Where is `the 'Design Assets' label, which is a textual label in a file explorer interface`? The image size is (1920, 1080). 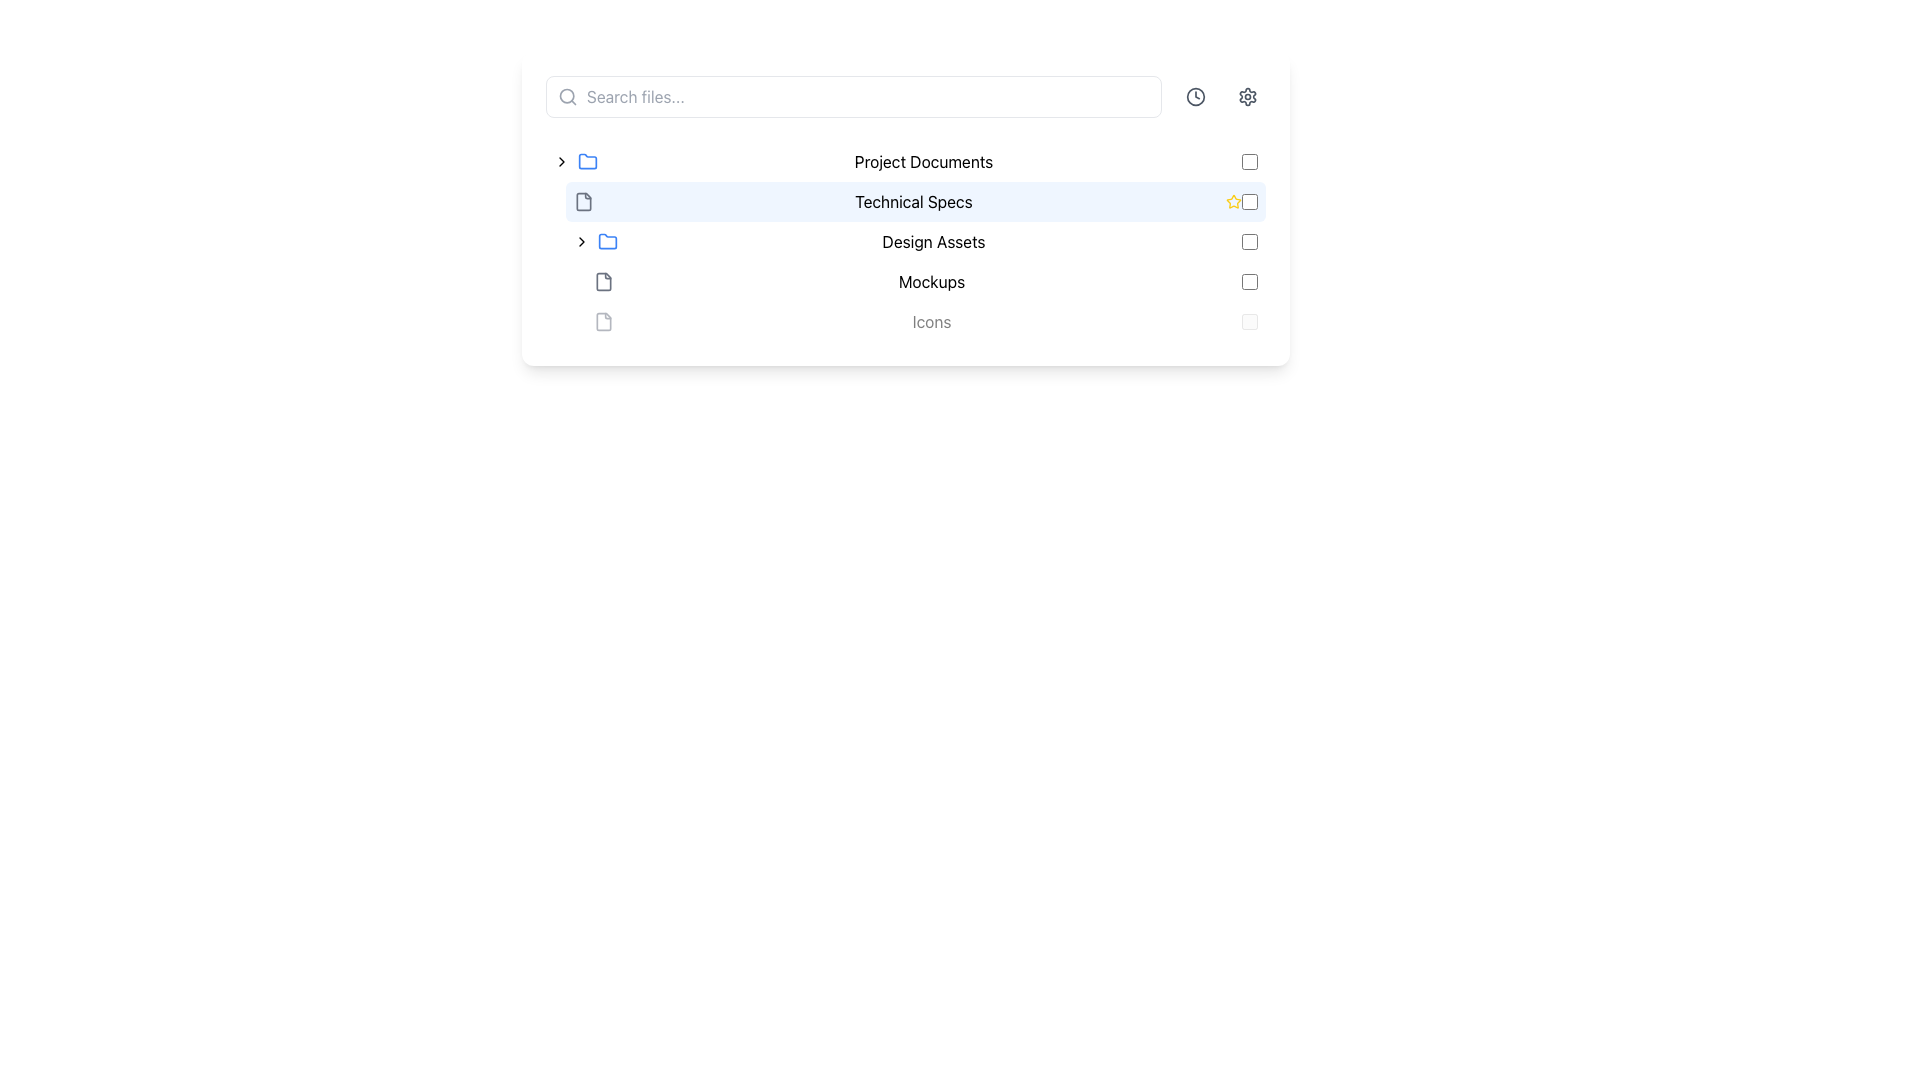
the 'Design Assets' label, which is a textual label in a file explorer interface is located at coordinates (933, 241).